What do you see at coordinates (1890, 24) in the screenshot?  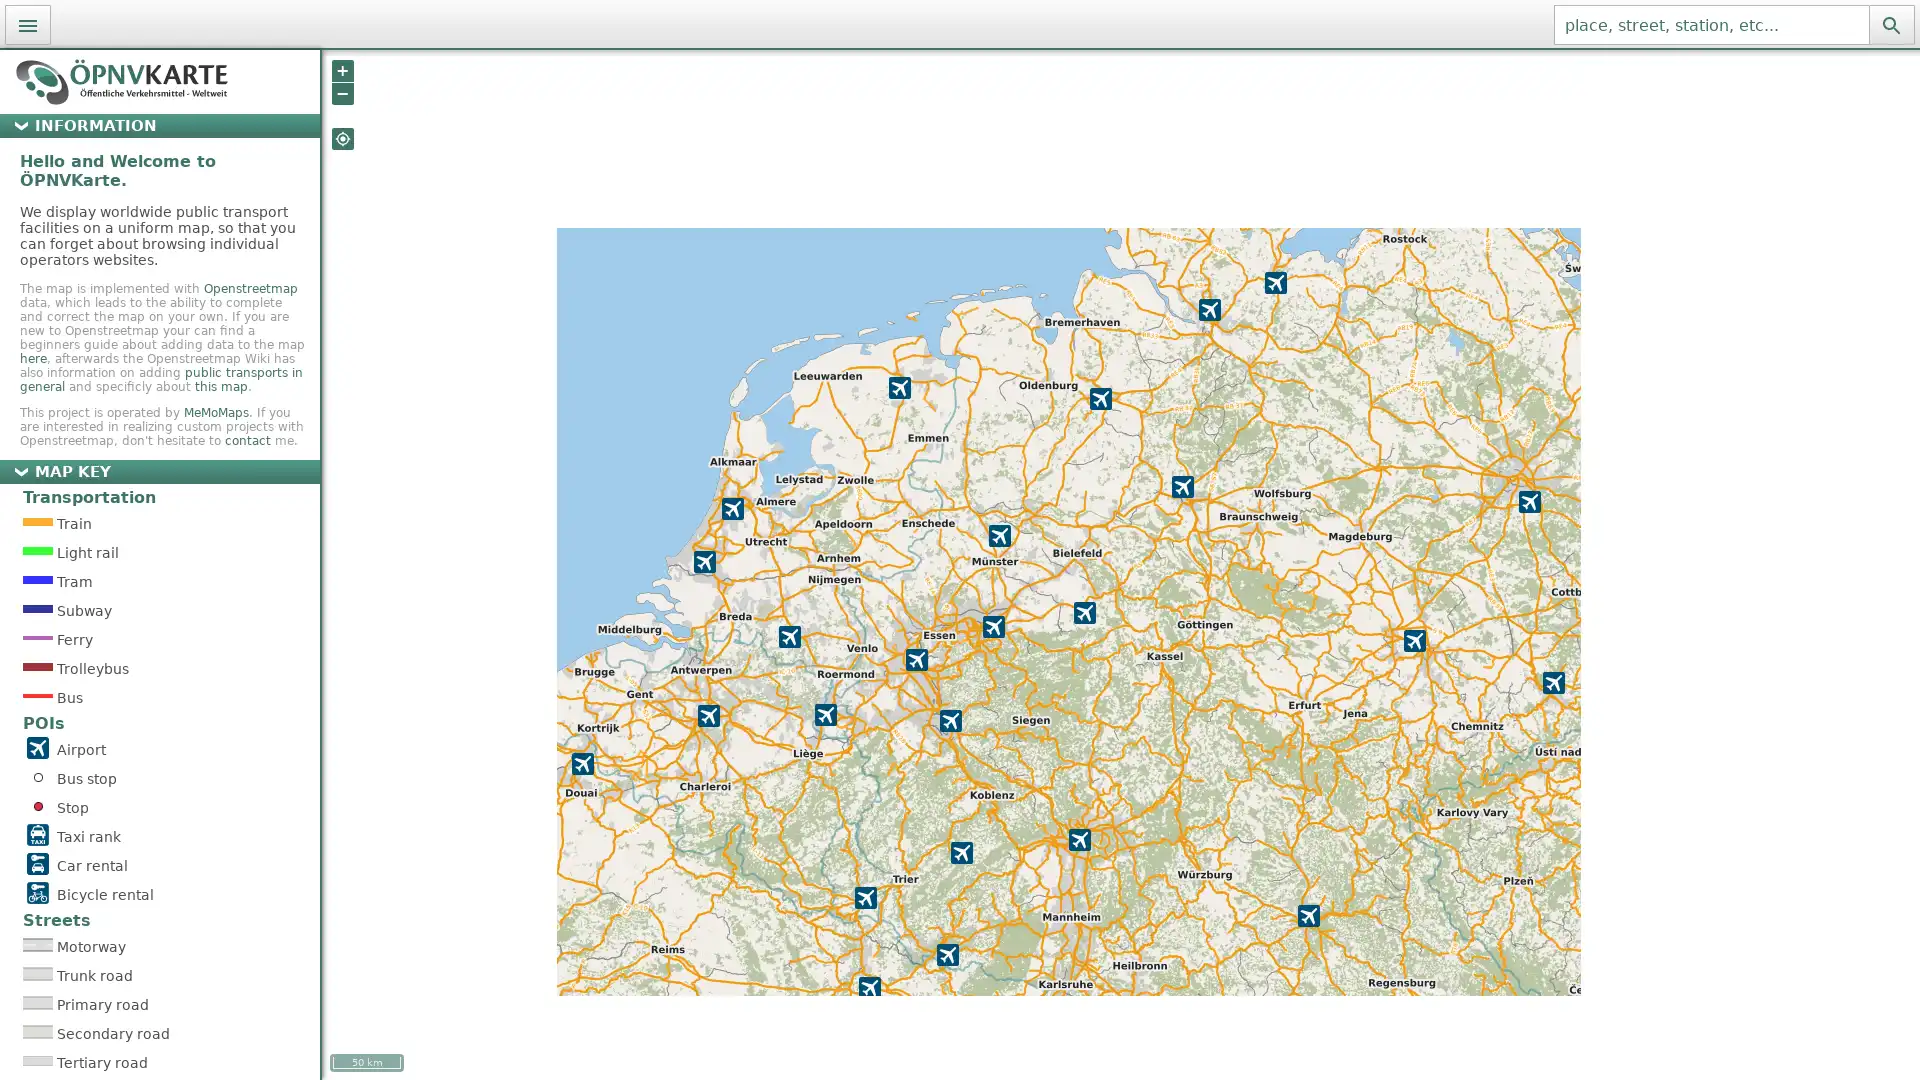 I see `Search` at bounding box center [1890, 24].